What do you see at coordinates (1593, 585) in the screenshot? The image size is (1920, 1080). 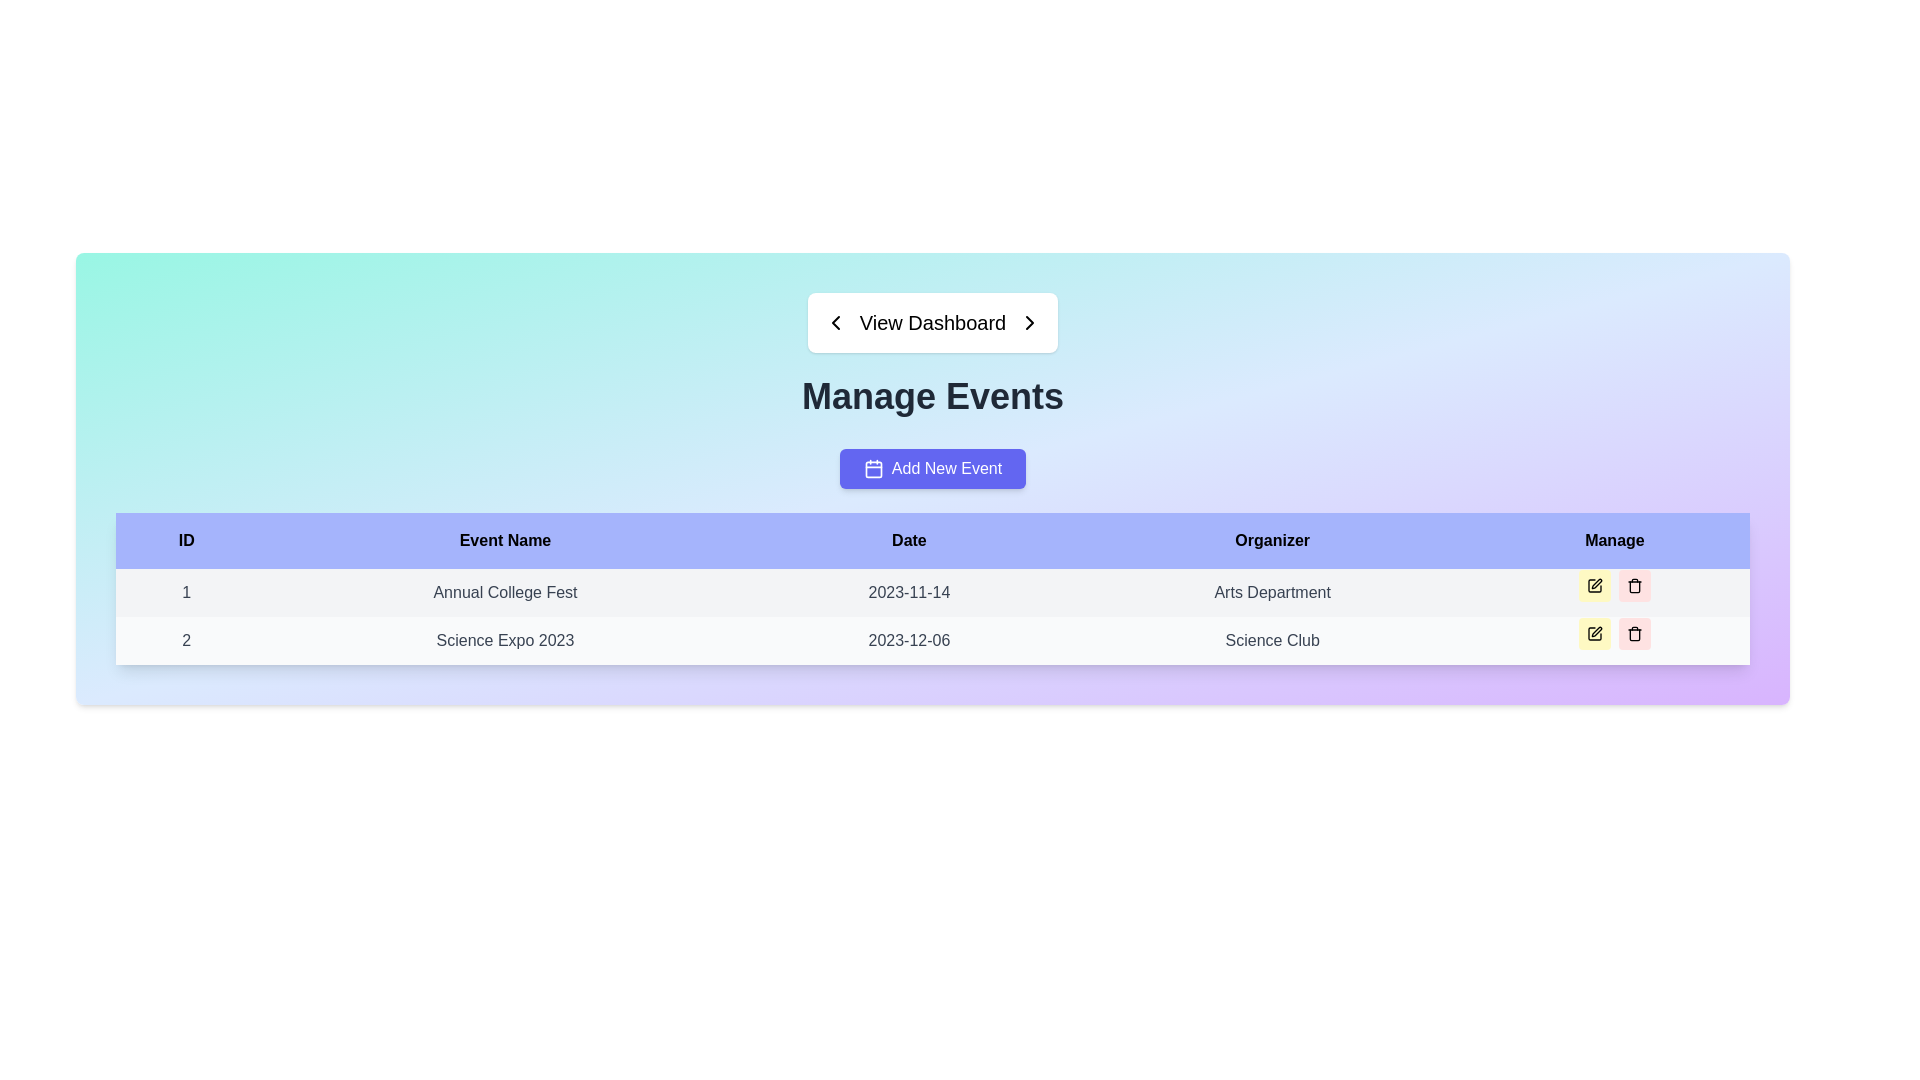 I see `the edit button in the 'Manage' column of the first row of the table` at bounding box center [1593, 585].